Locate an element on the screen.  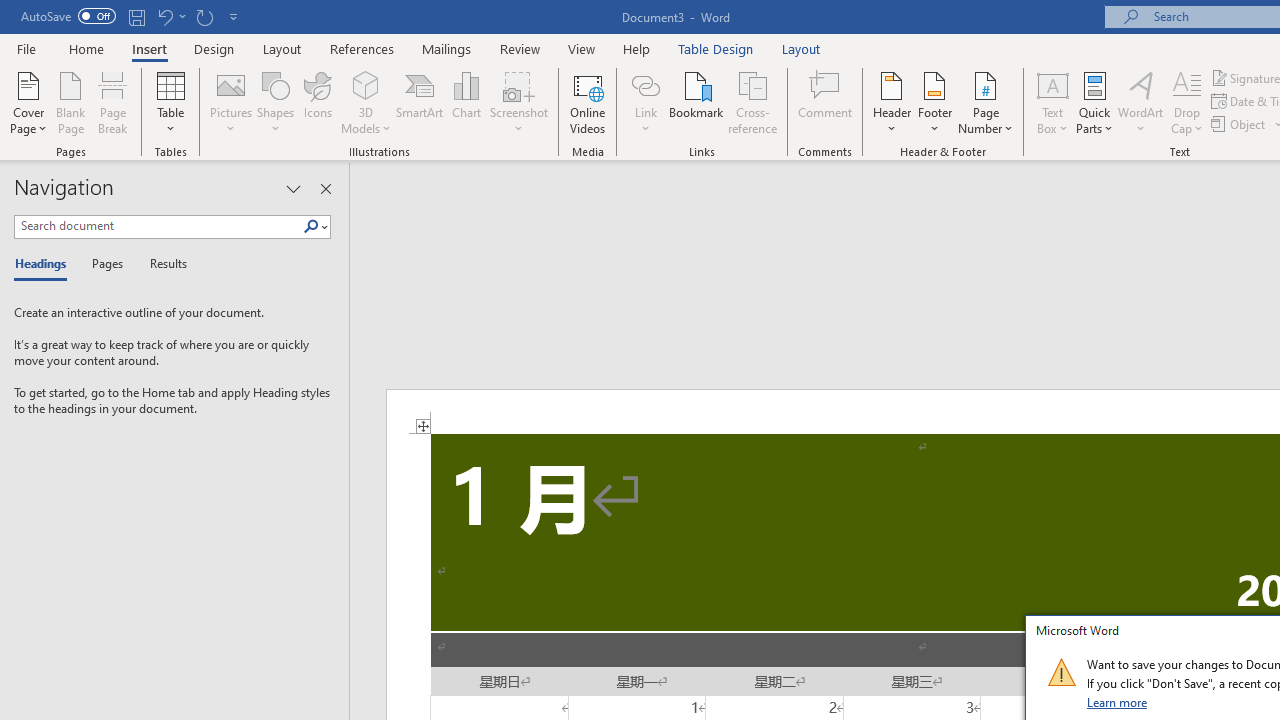
'Learn more' is located at coordinates (1117, 701).